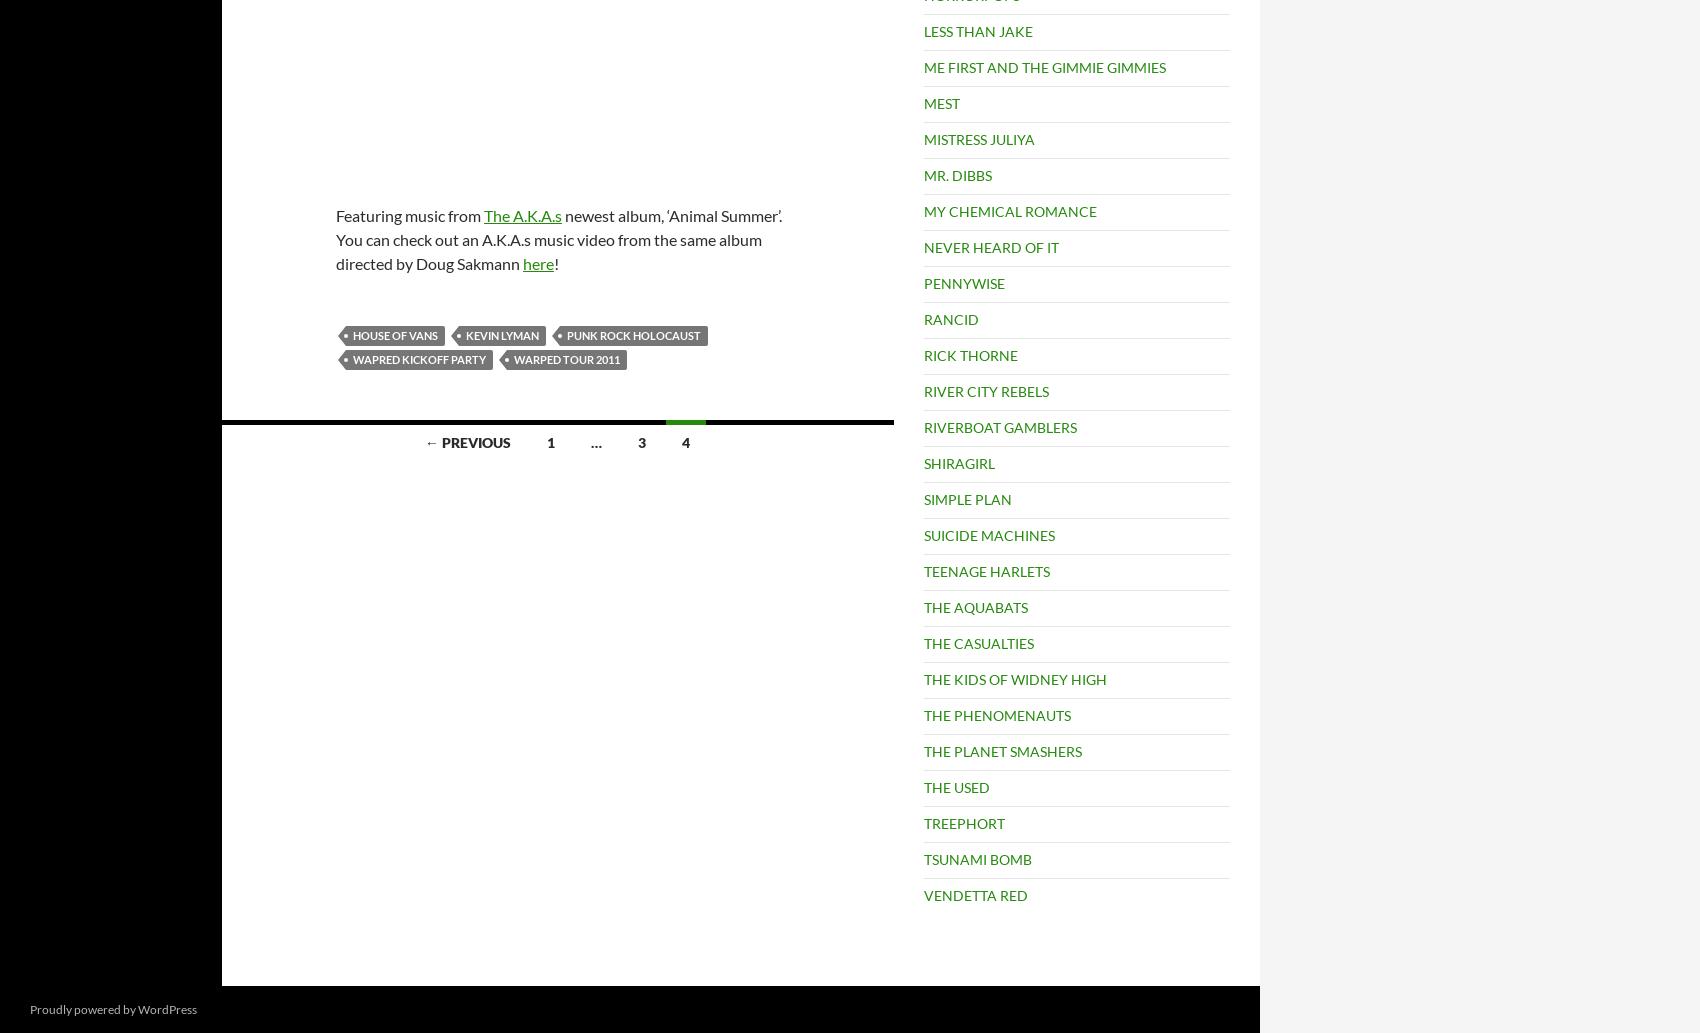  Describe the element at coordinates (956, 174) in the screenshot. I see `'MR. DIBBS'` at that location.